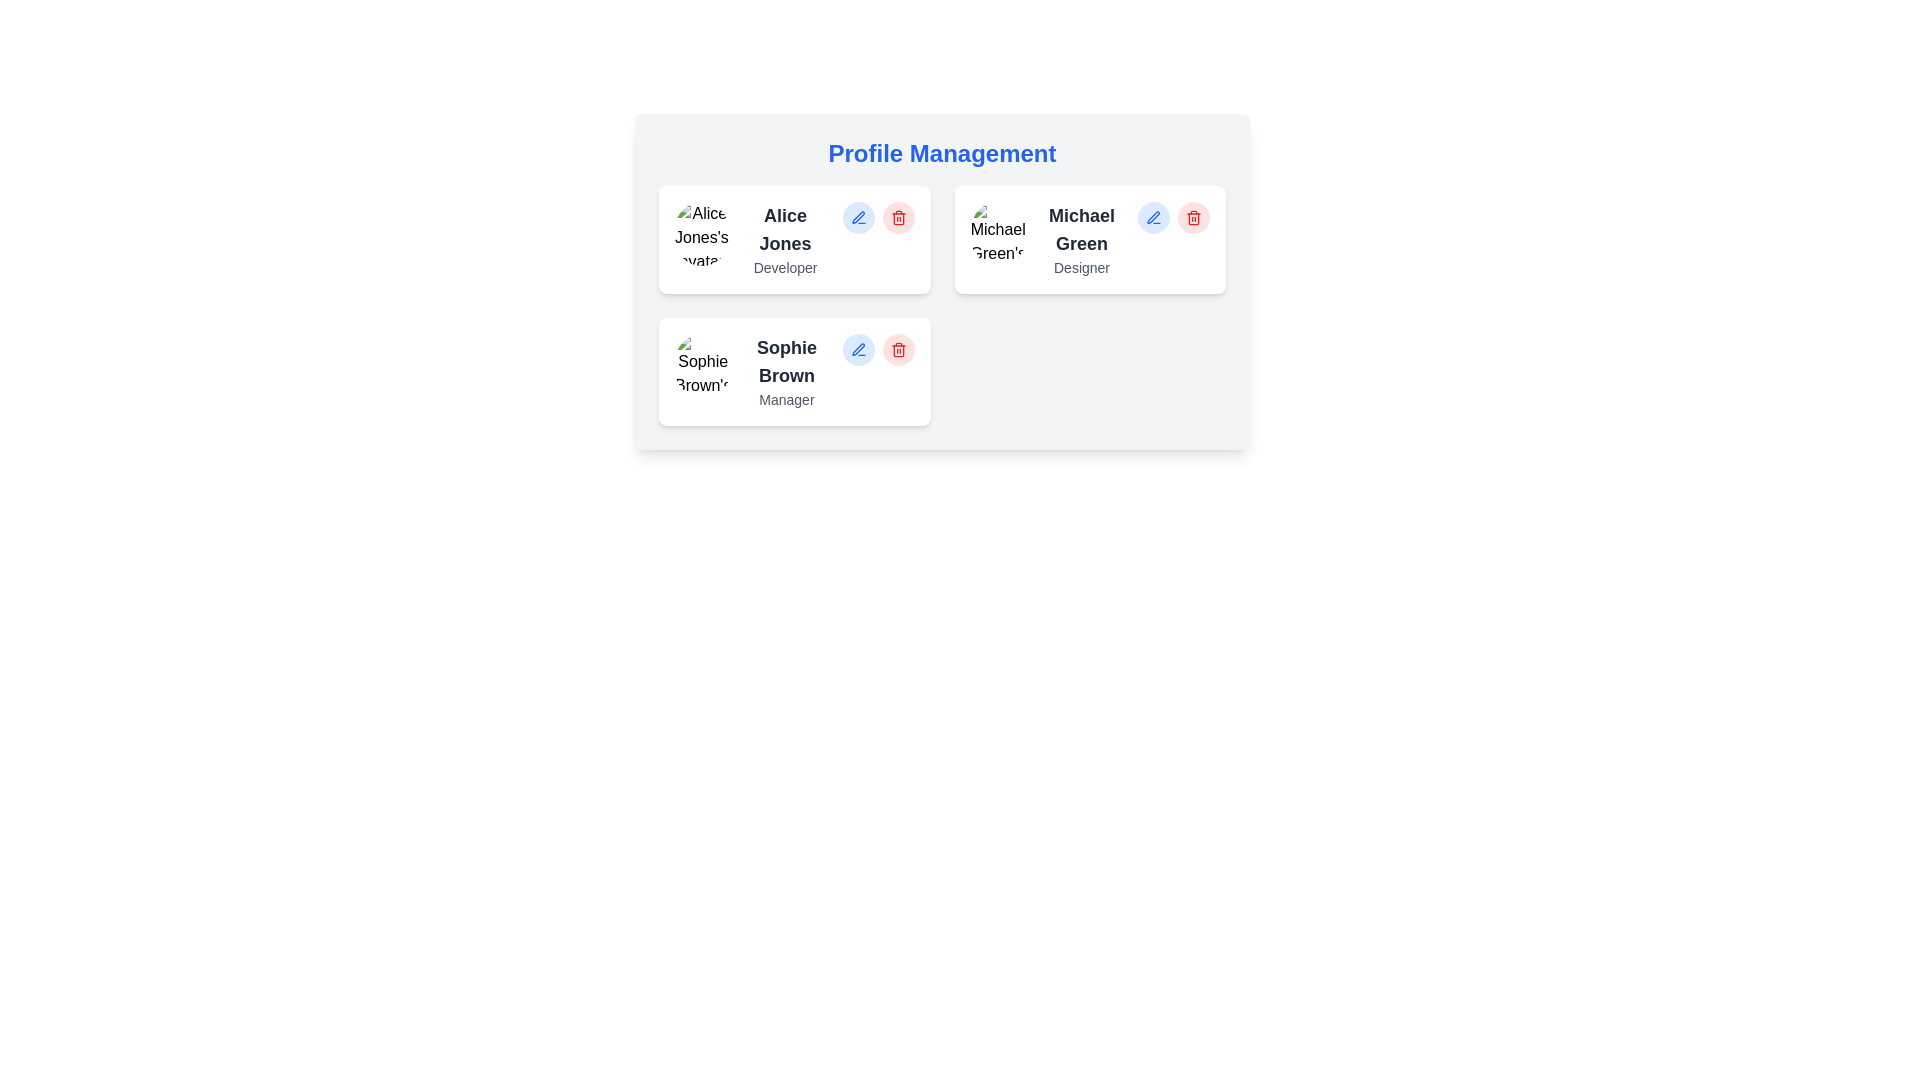 This screenshot has width=1920, height=1080. Describe the element at coordinates (701, 233) in the screenshot. I see `the avatar image representing Alice Jones's identity, located at the top-left corner of her profile card` at that location.